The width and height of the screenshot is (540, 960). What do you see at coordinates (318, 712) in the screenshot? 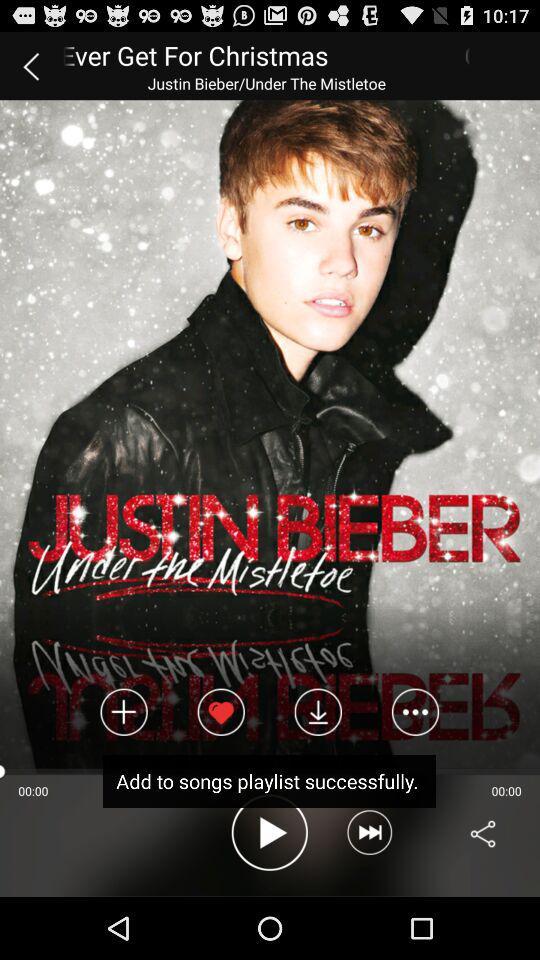
I see `download button` at bounding box center [318, 712].